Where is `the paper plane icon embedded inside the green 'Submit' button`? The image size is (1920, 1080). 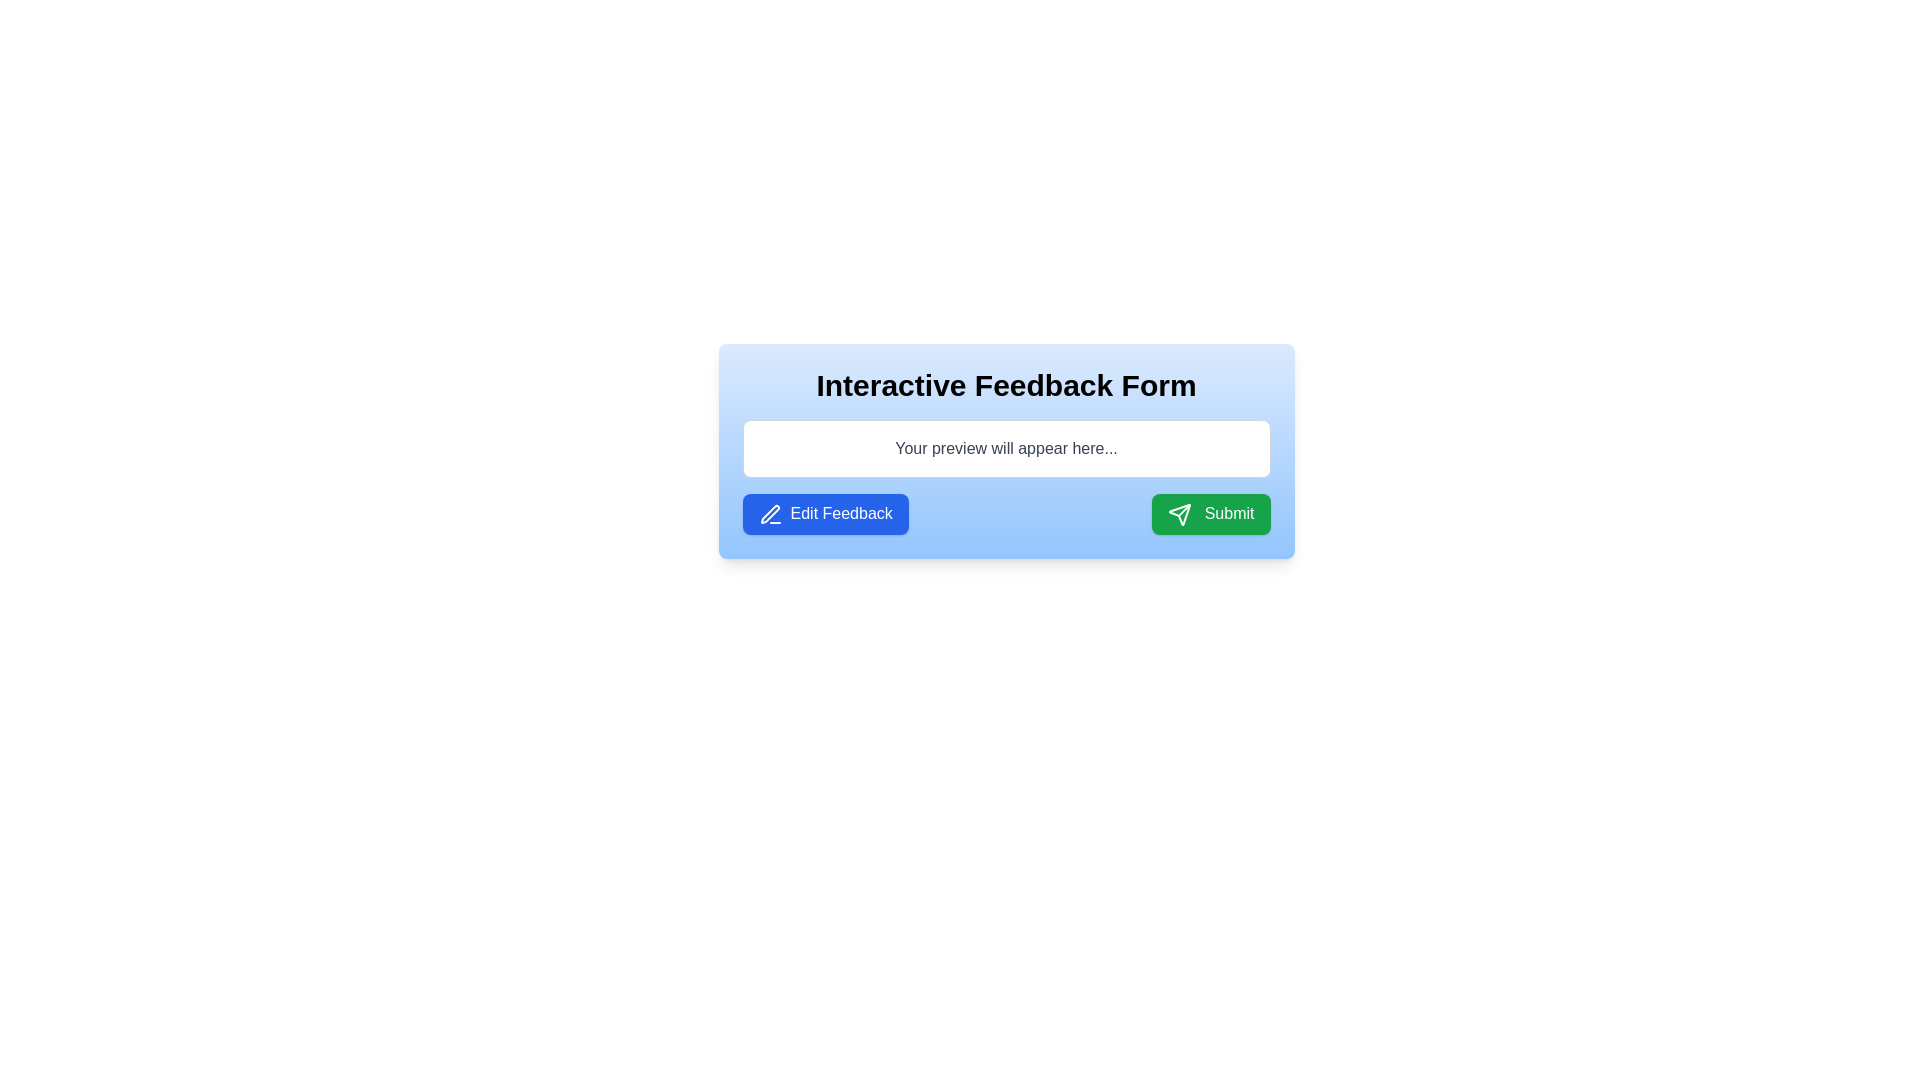
the paper plane icon embedded inside the green 'Submit' button is located at coordinates (1180, 513).